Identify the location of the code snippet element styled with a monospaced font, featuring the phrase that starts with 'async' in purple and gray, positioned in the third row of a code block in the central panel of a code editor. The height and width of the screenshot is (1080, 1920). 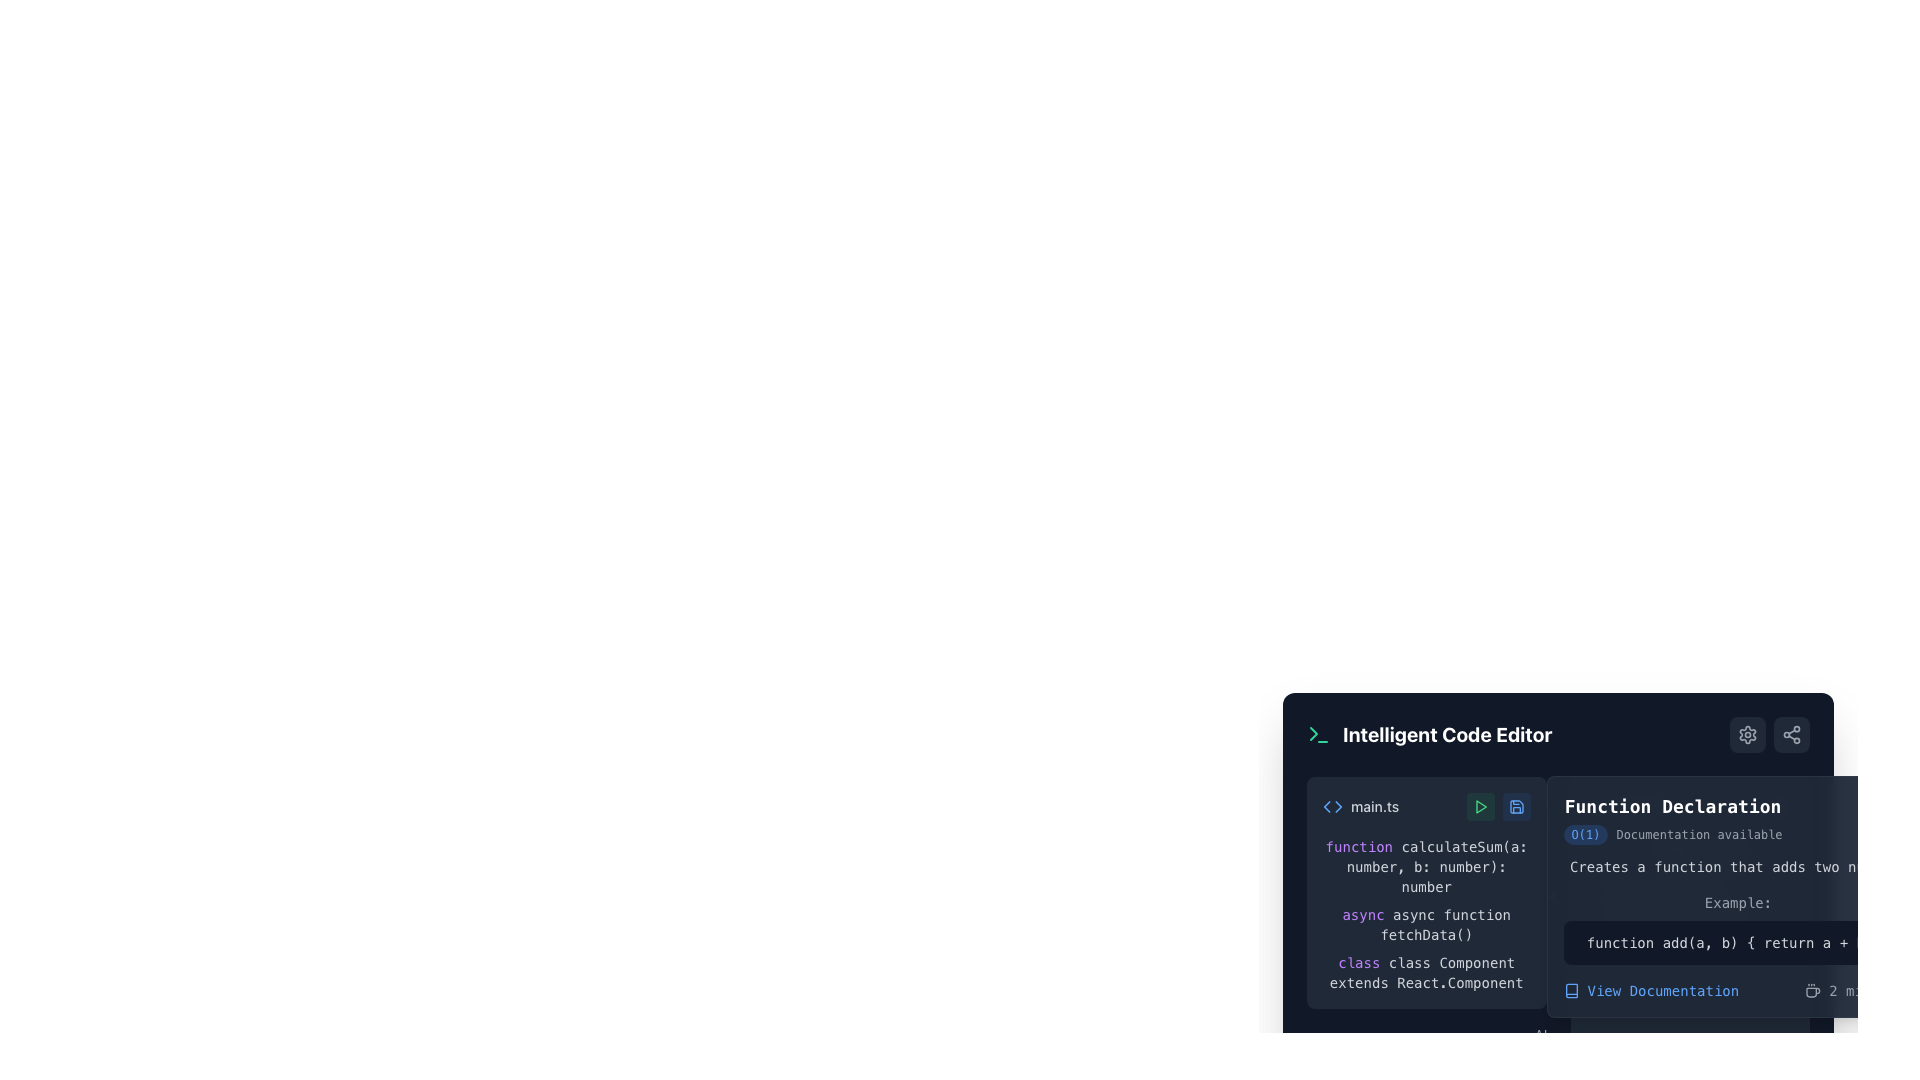
(1425, 925).